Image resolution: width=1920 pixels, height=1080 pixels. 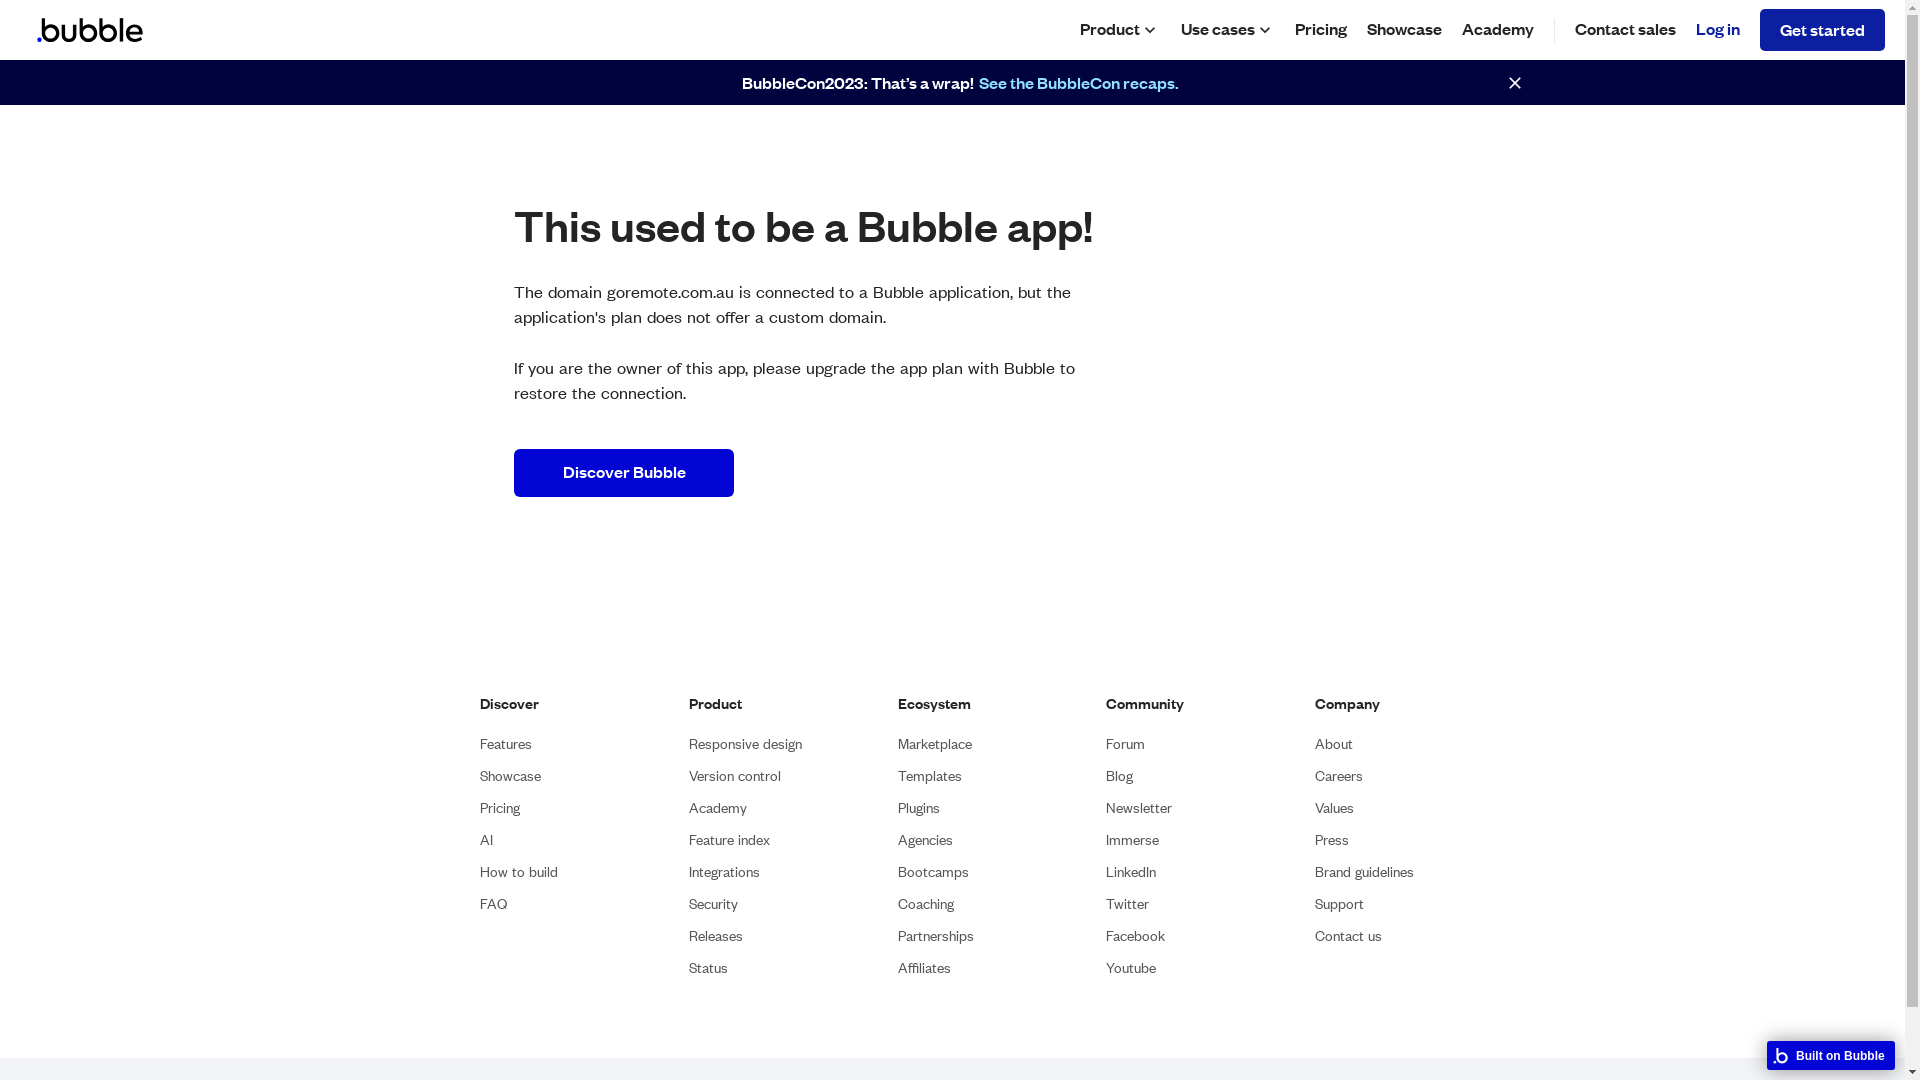 I want to click on 'Bootcamps', so click(x=896, y=870).